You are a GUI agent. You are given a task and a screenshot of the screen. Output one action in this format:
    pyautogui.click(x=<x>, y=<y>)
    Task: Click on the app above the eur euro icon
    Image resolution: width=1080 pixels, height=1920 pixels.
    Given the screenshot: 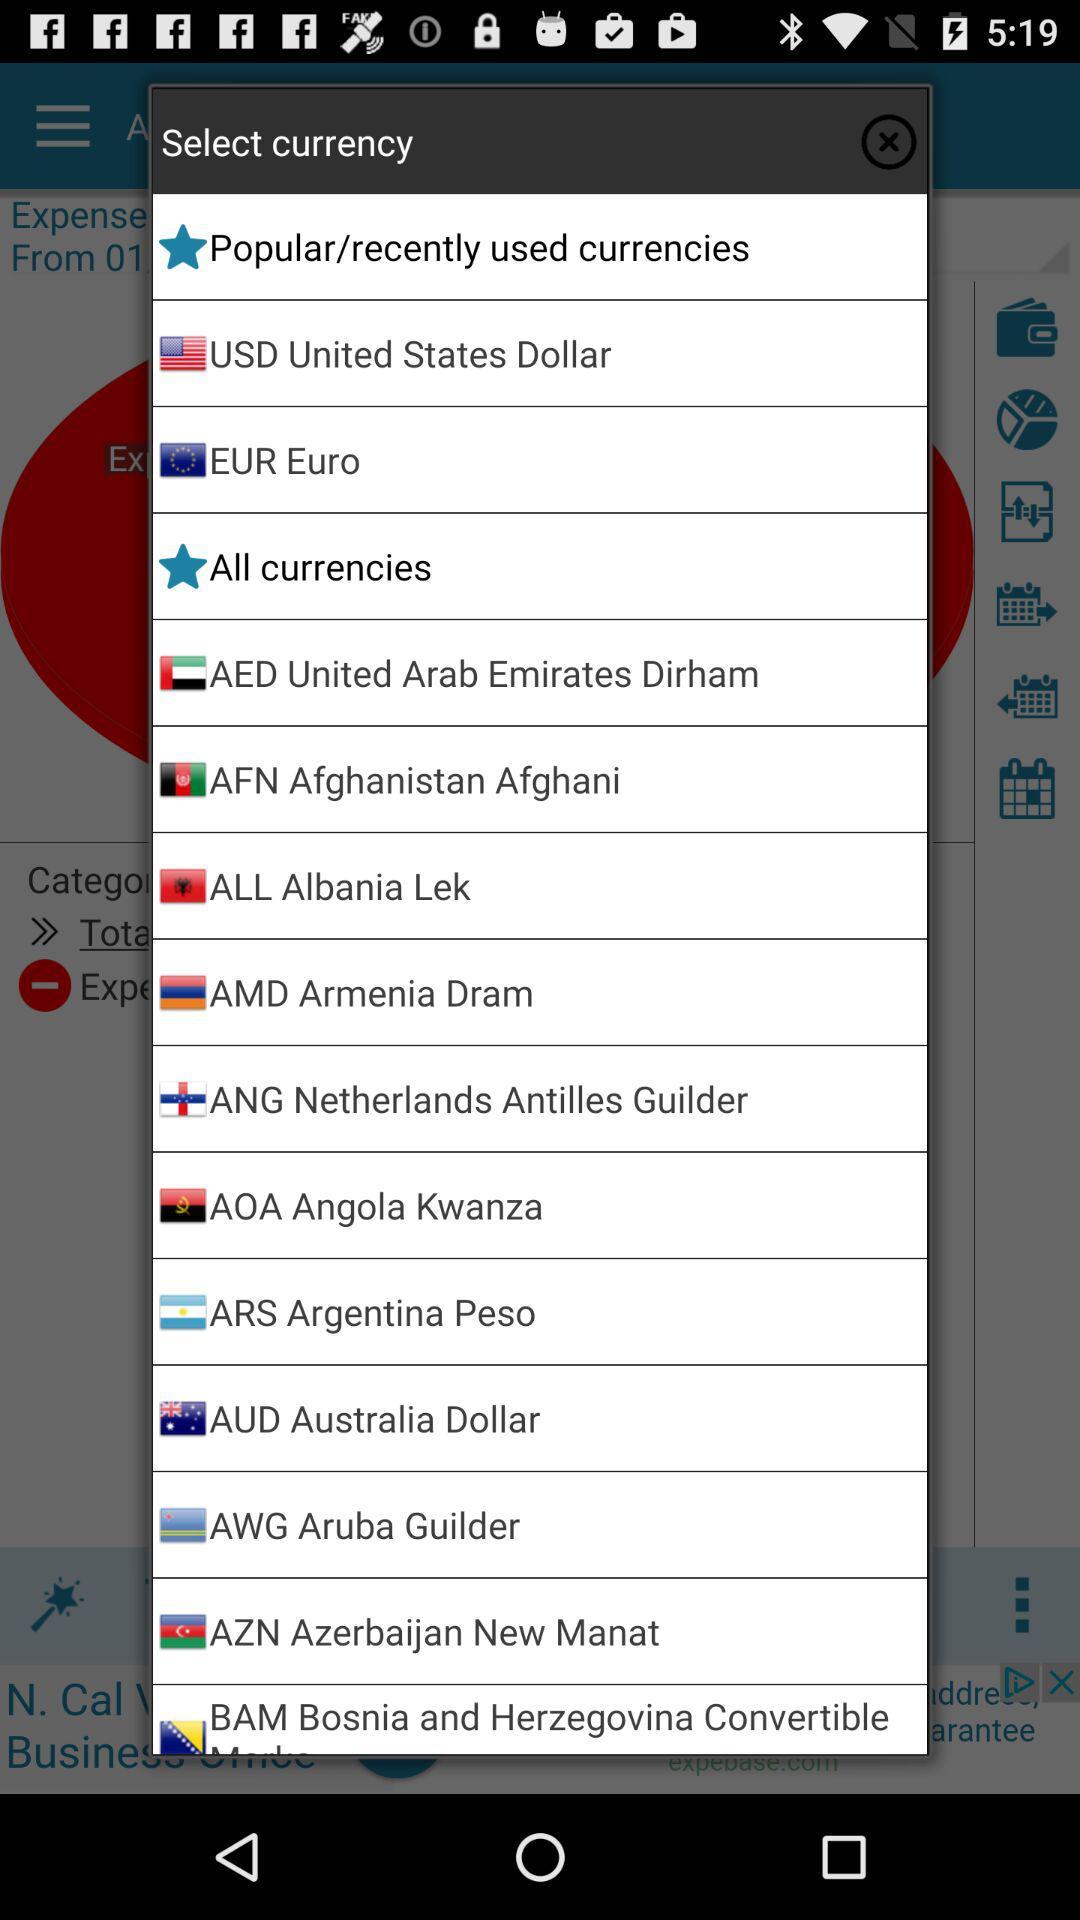 What is the action you would take?
    pyautogui.click(x=564, y=353)
    